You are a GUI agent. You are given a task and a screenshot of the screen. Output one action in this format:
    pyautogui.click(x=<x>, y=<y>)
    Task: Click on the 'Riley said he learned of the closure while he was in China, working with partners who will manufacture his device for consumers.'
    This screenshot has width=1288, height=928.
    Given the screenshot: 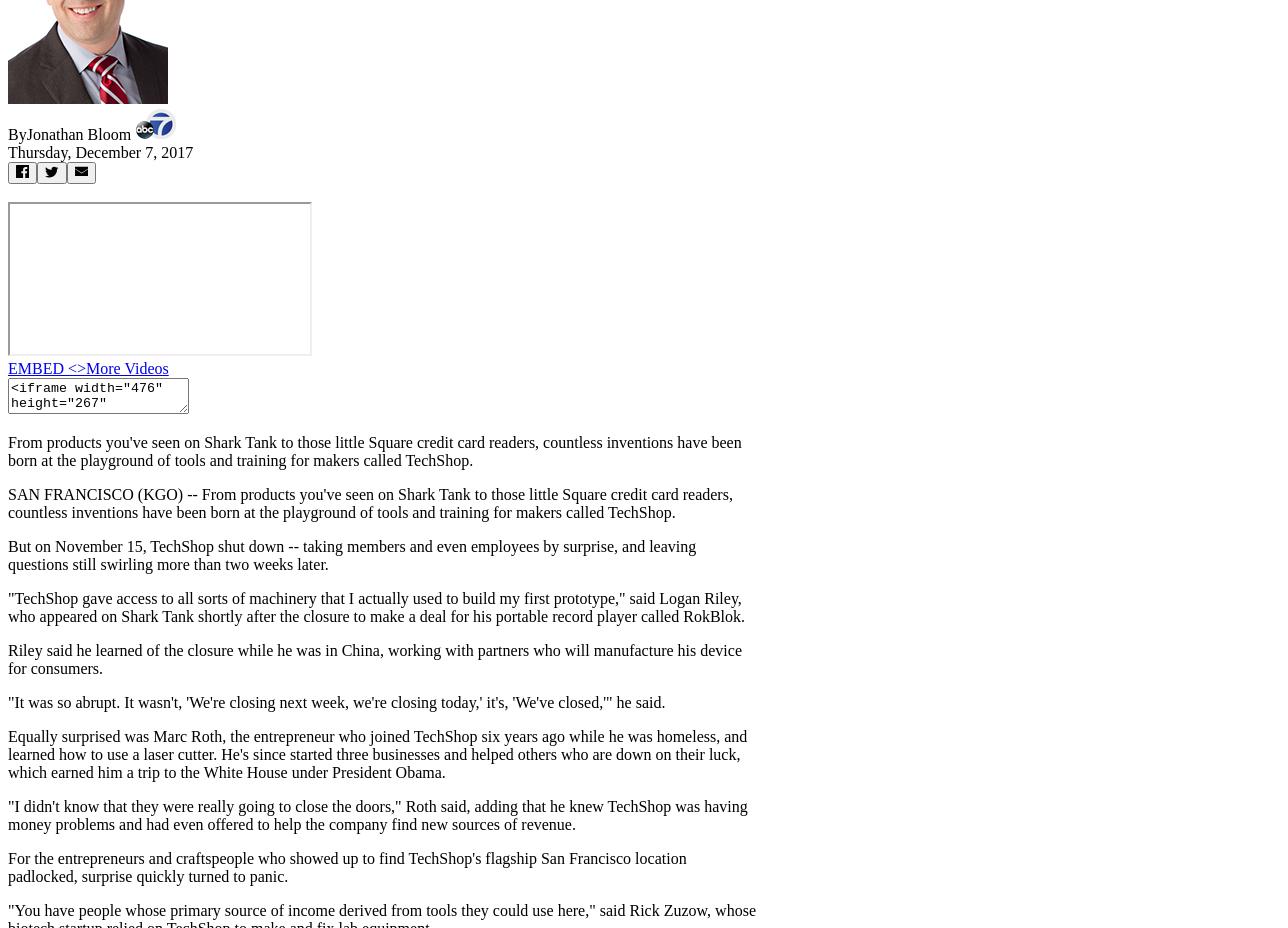 What is the action you would take?
    pyautogui.click(x=374, y=659)
    